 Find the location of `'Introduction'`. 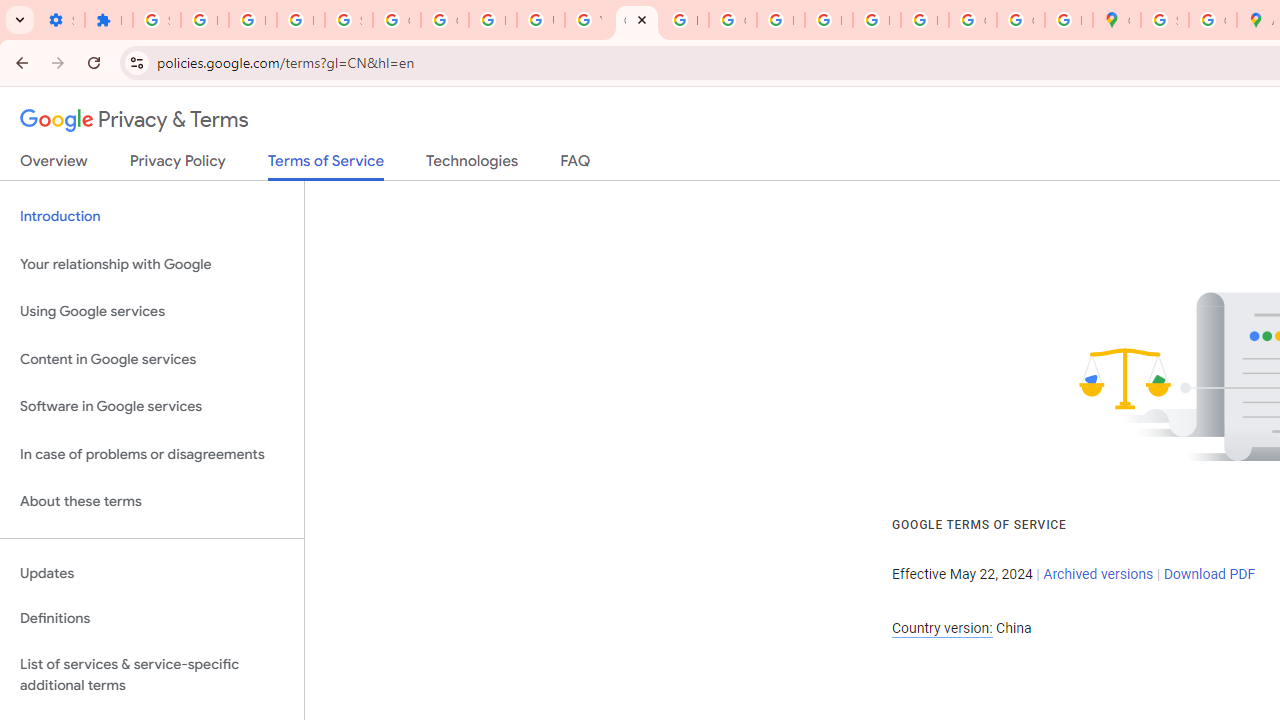

'Introduction' is located at coordinates (151, 217).